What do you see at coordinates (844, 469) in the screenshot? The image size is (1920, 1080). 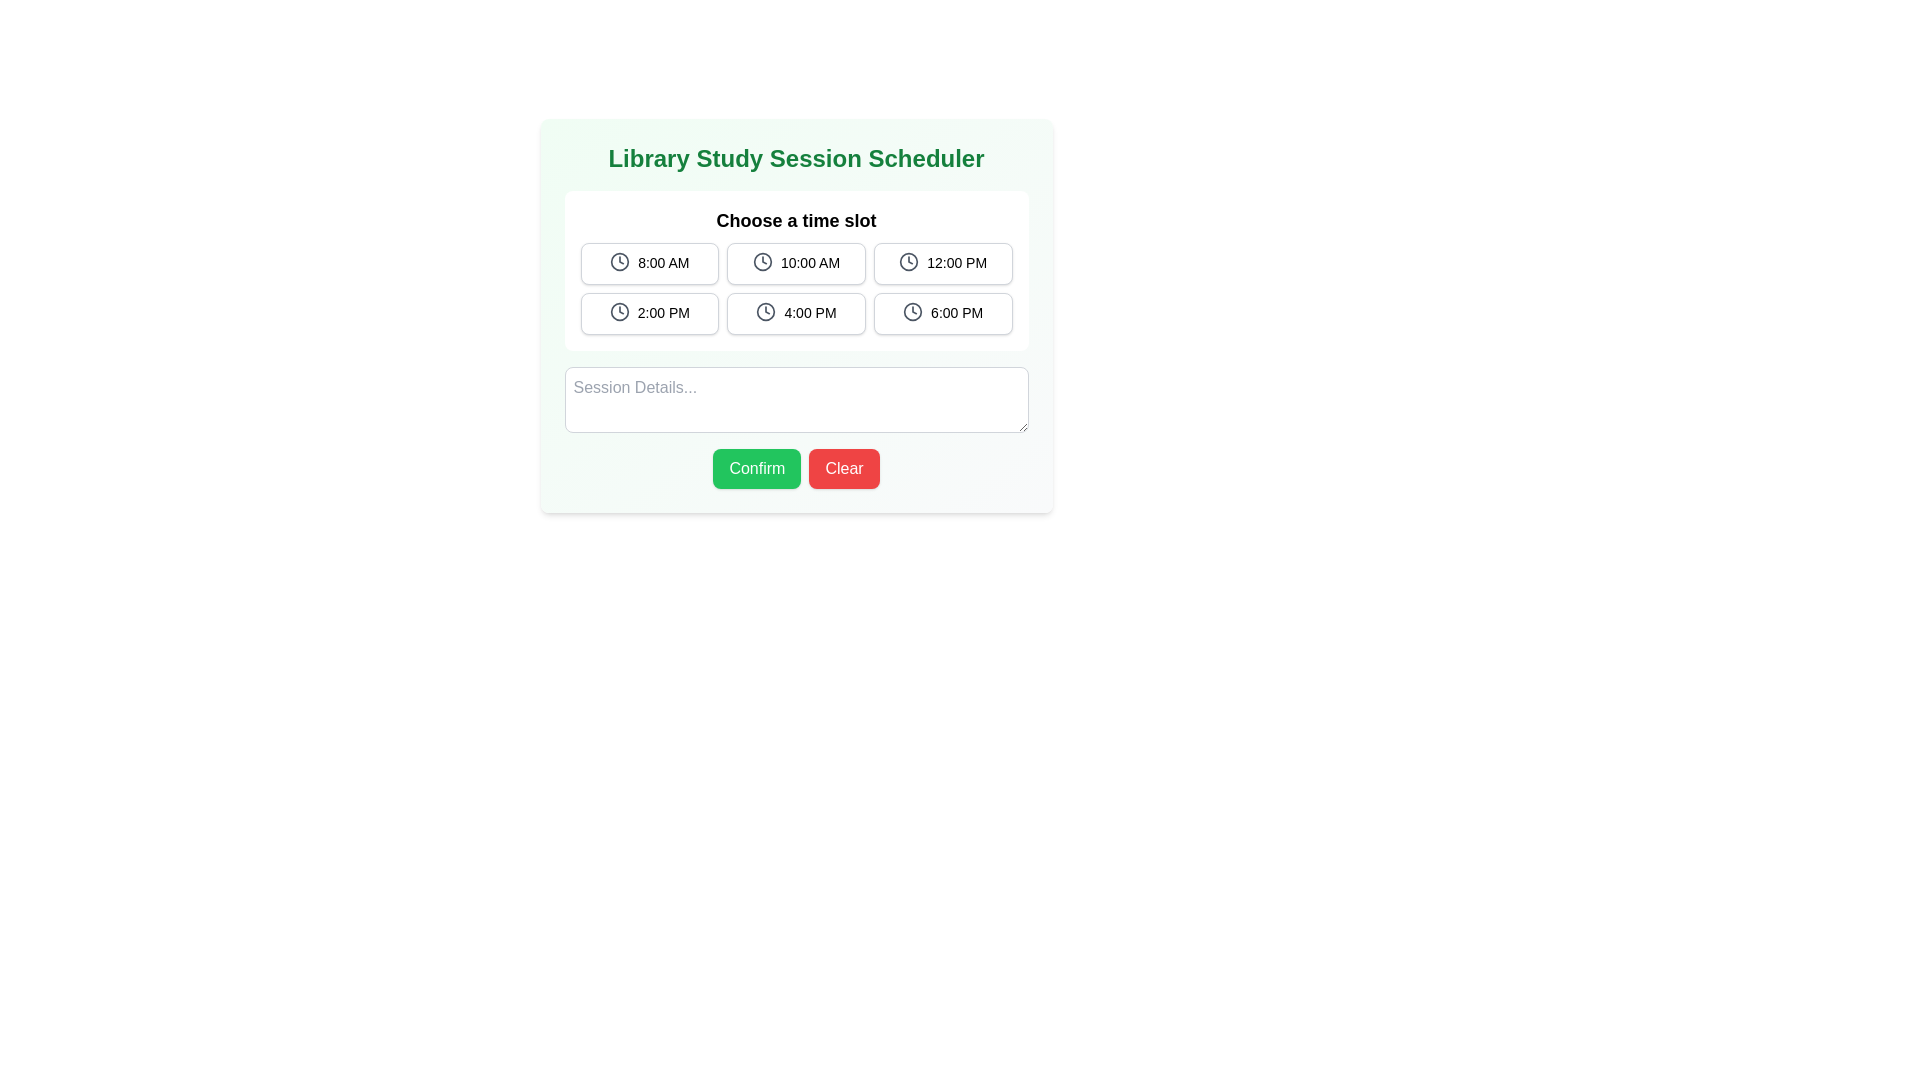 I see `the clear button located to the right of the green 'Confirm' button` at bounding box center [844, 469].